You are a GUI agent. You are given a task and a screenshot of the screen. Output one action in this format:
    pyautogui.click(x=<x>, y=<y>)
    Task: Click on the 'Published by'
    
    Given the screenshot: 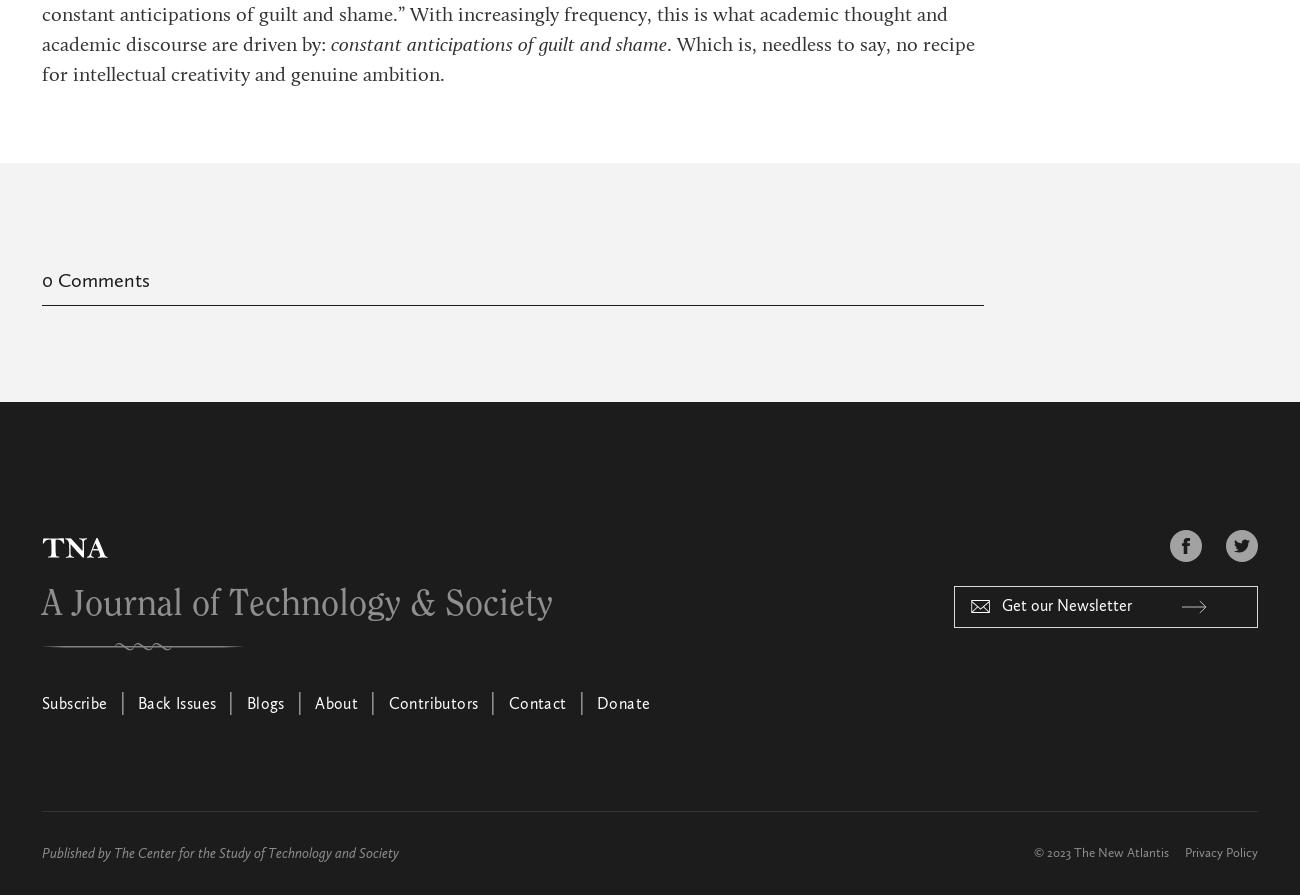 What is the action you would take?
    pyautogui.click(x=78, y=853)
    